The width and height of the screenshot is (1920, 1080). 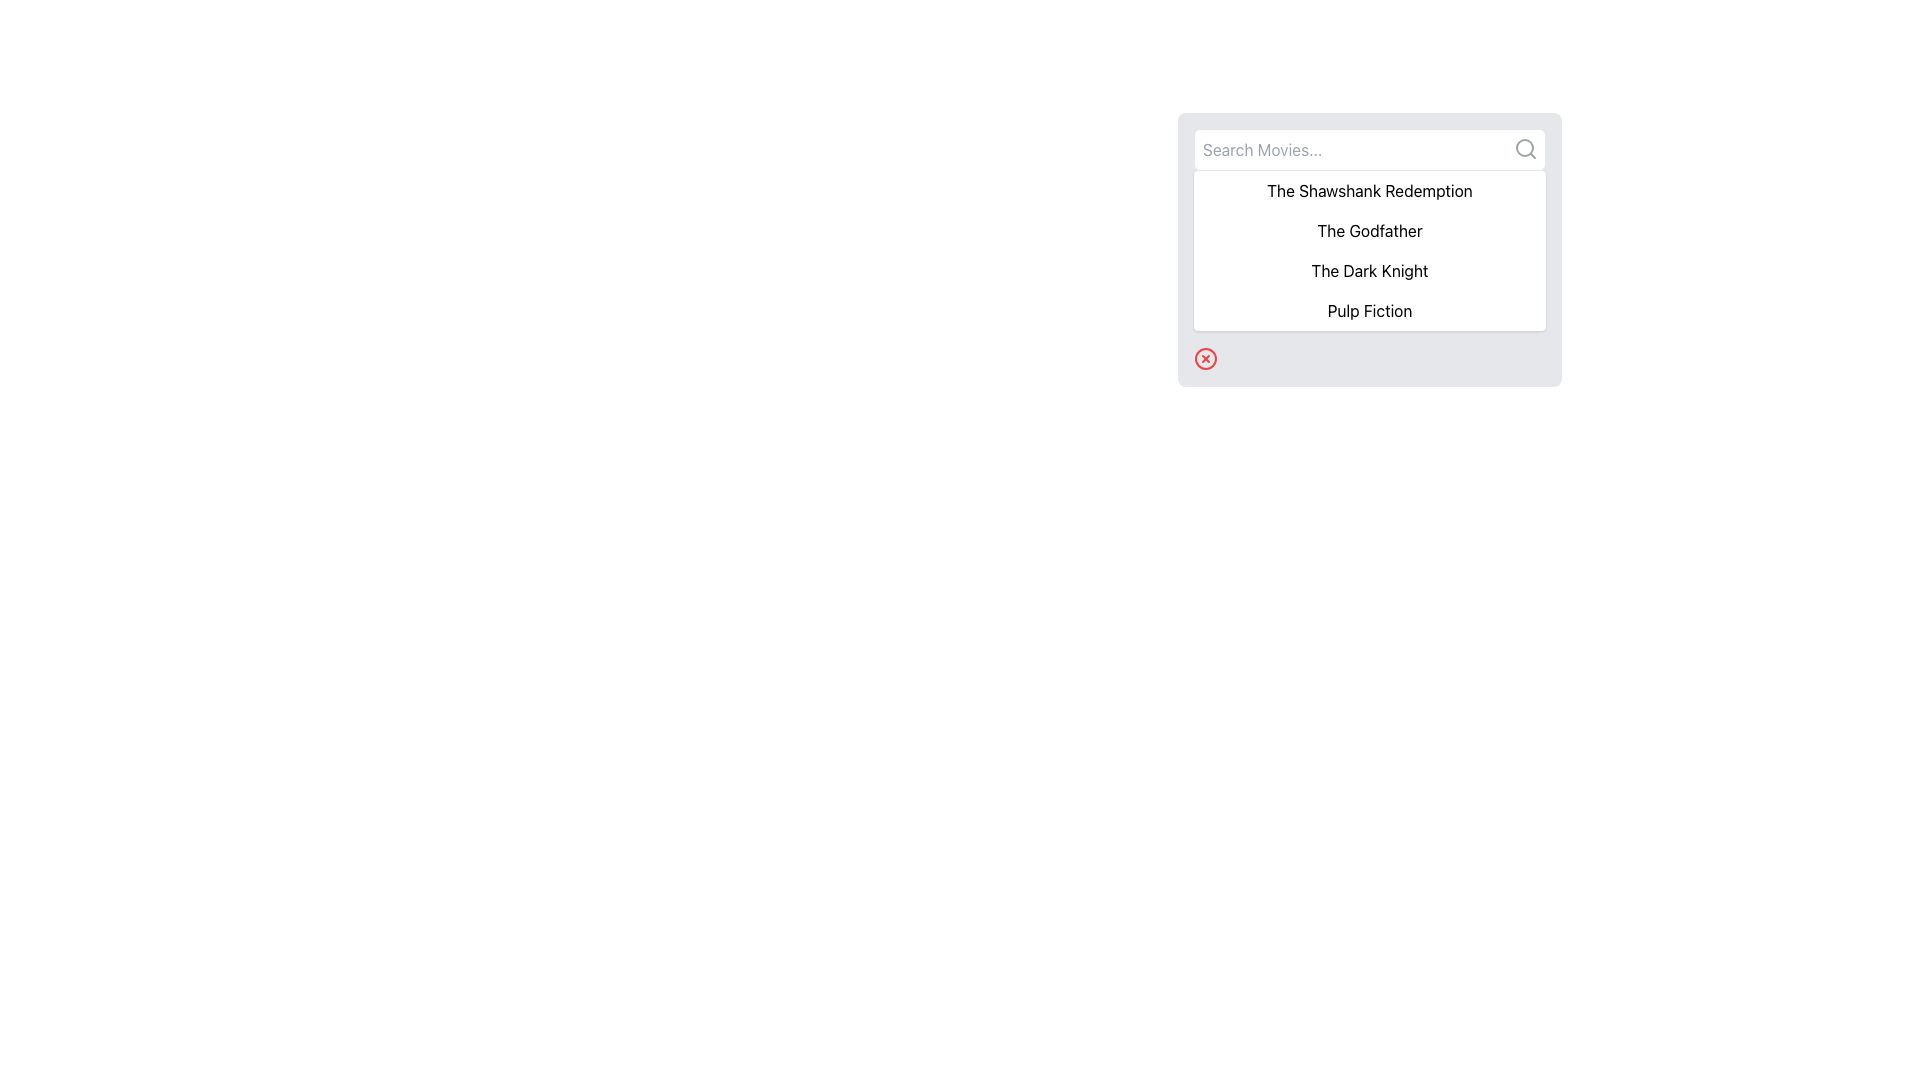 I want to click on the third item in the dropdown list, so click(x=1368, y=270).